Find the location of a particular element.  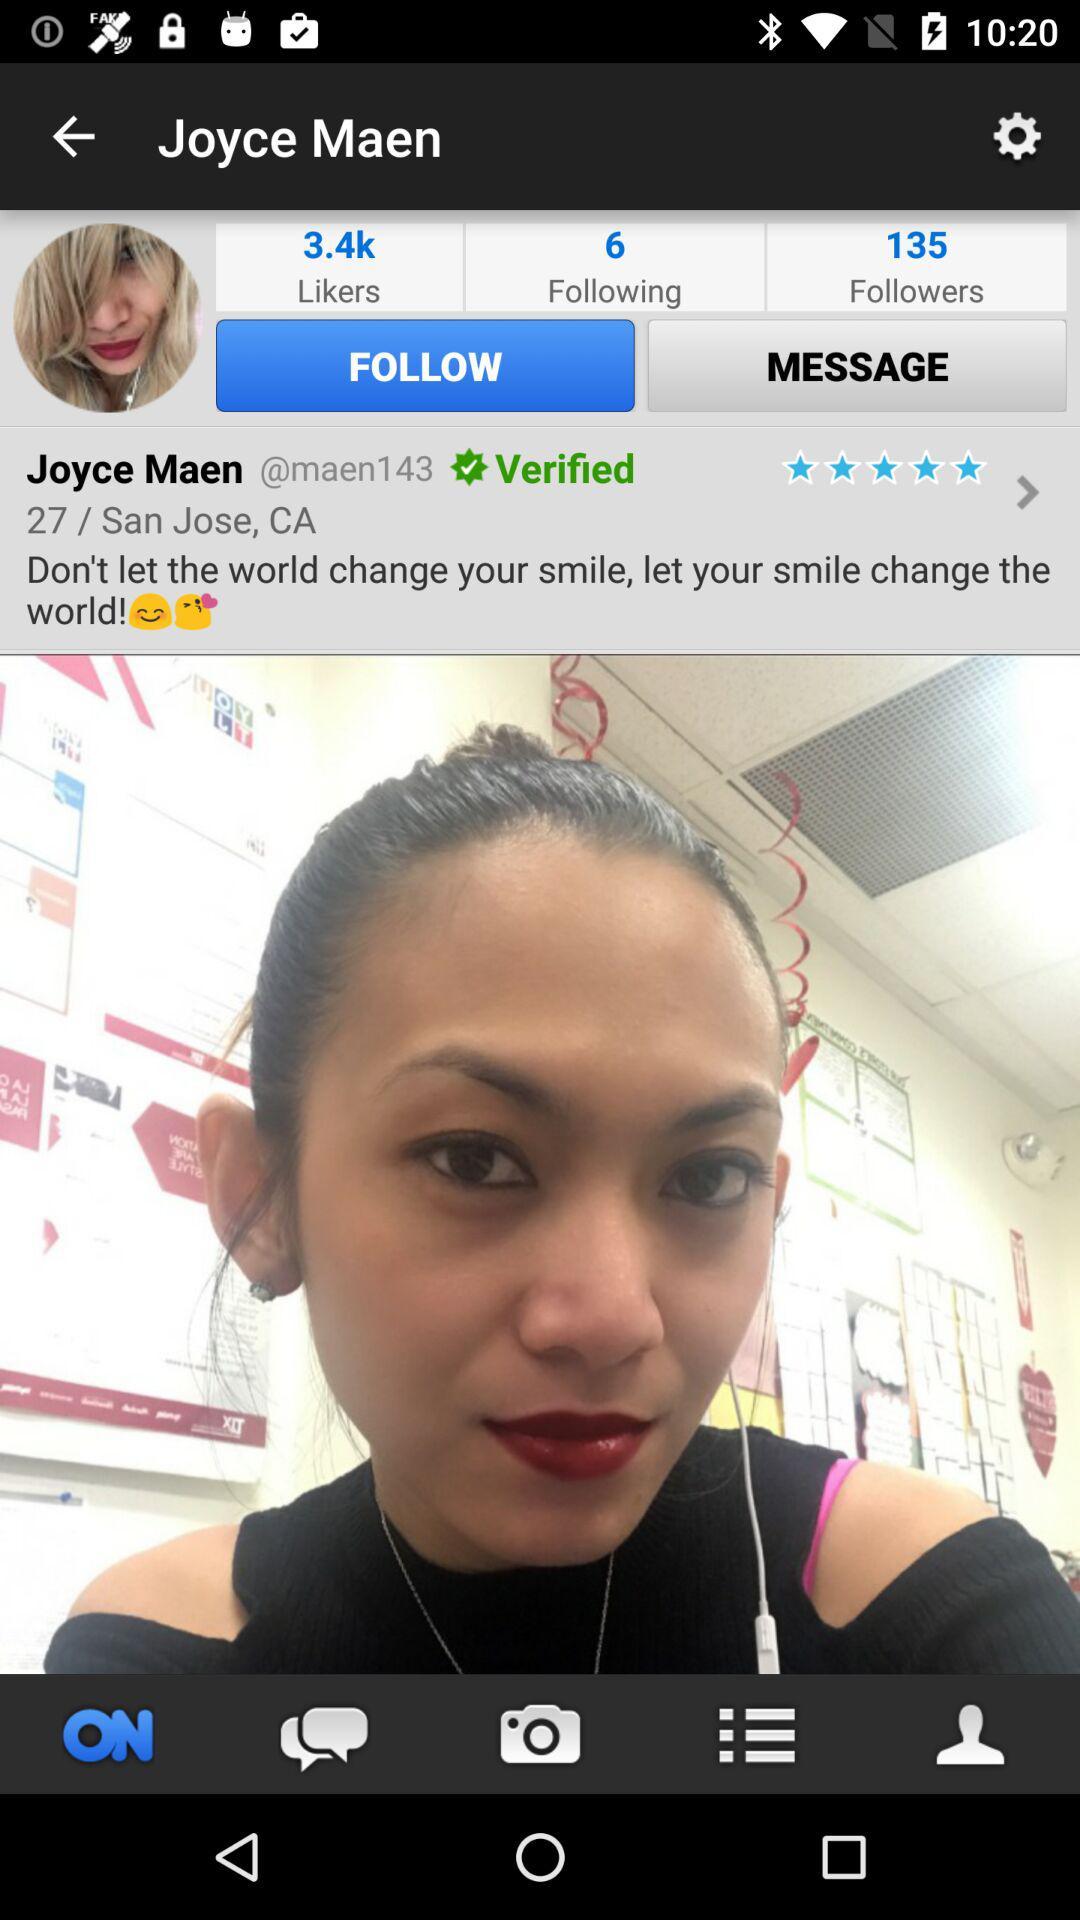

@maen143 item is located at coordinates (345, 466).